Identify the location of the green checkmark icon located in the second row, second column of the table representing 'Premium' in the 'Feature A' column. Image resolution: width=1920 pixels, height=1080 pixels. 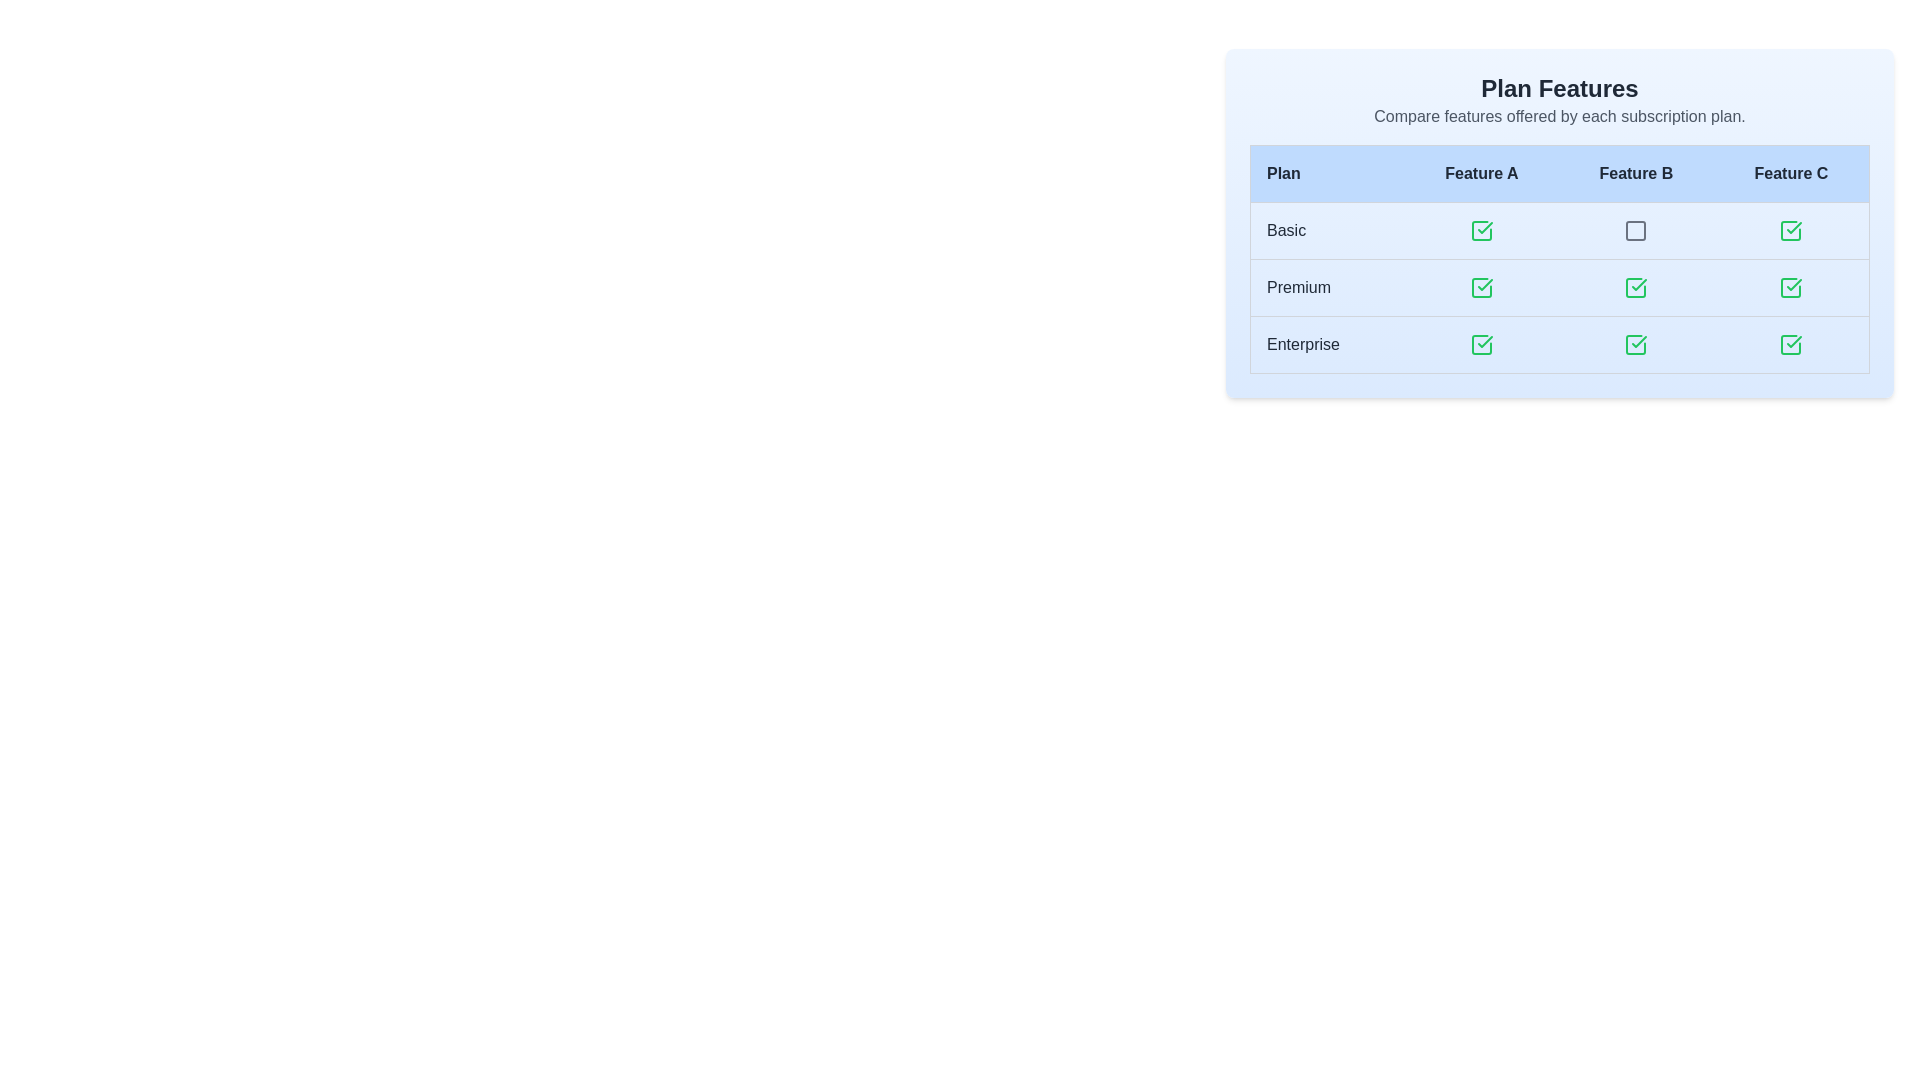
(1481, 288).